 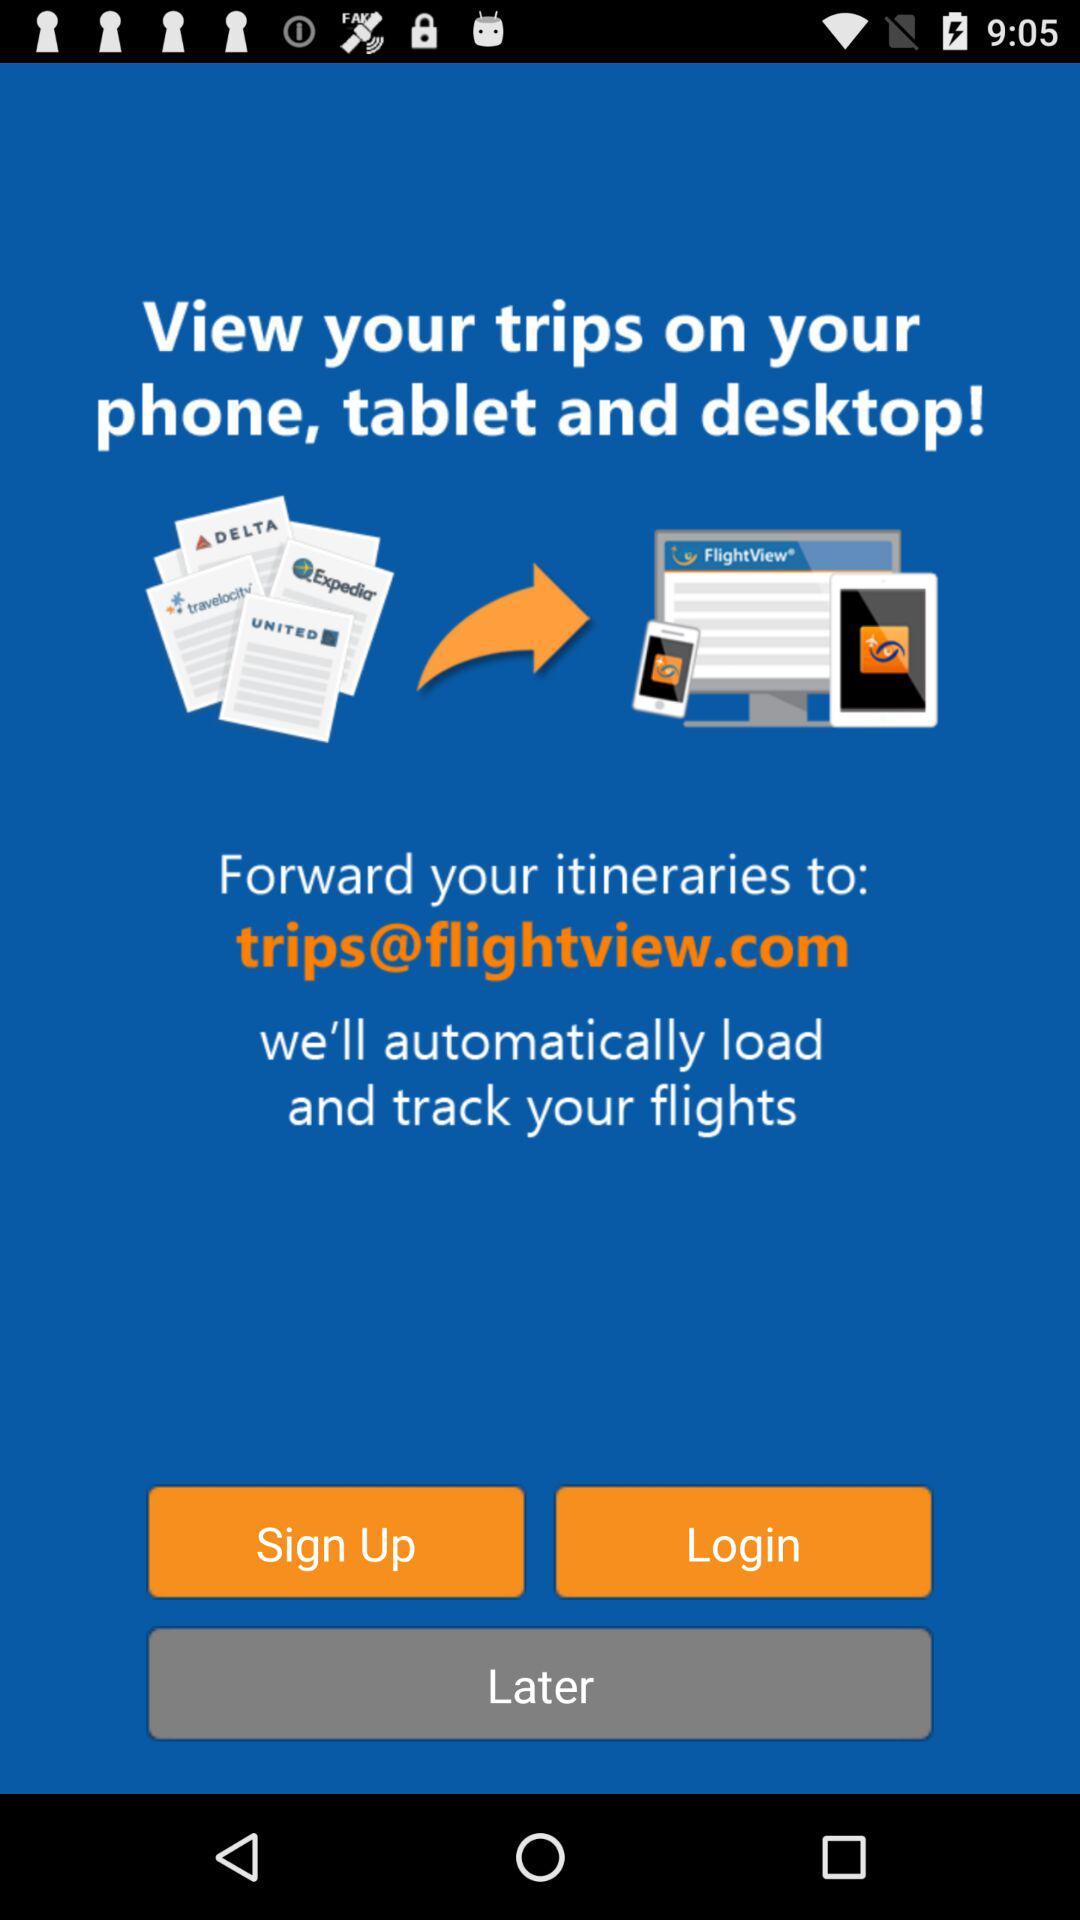 I want to click on sign up button, so click(x=335, y=1540).